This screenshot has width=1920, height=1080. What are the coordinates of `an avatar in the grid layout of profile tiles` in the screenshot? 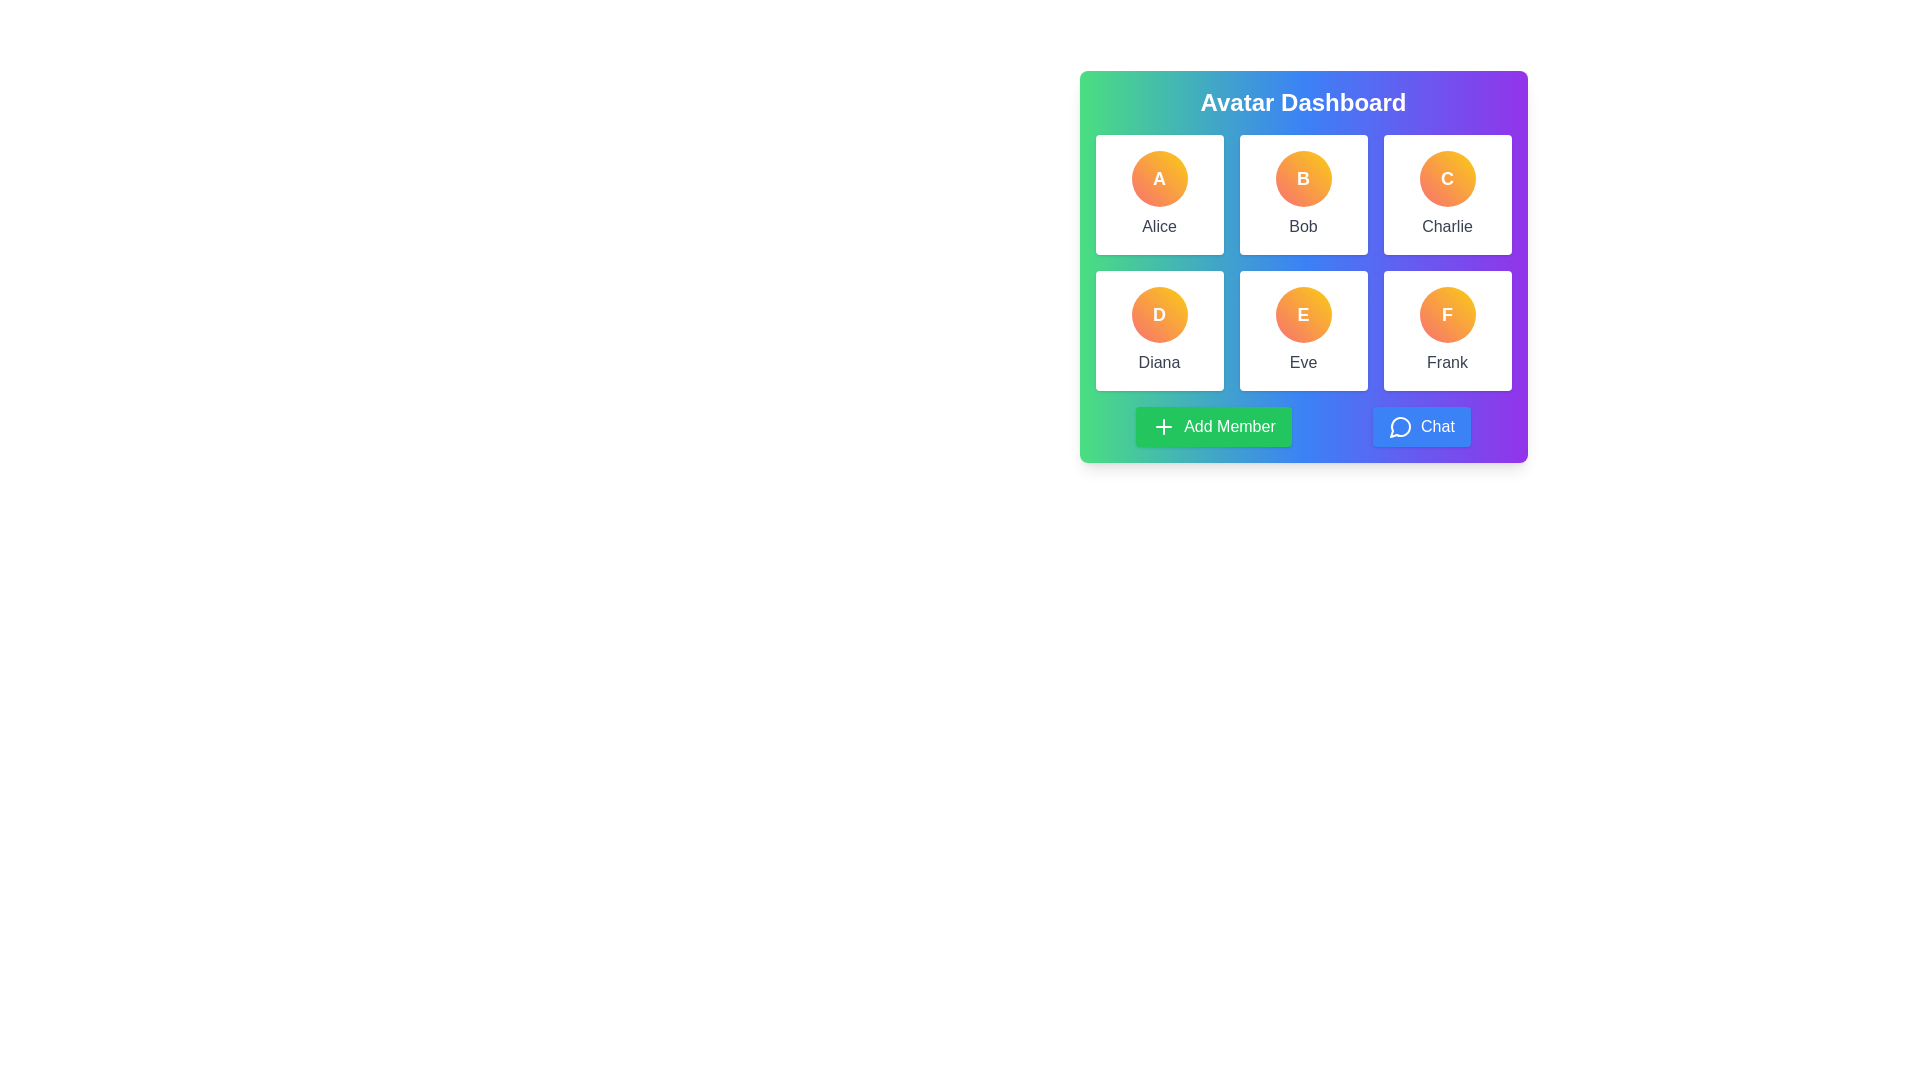 It's located at (1303, 261).